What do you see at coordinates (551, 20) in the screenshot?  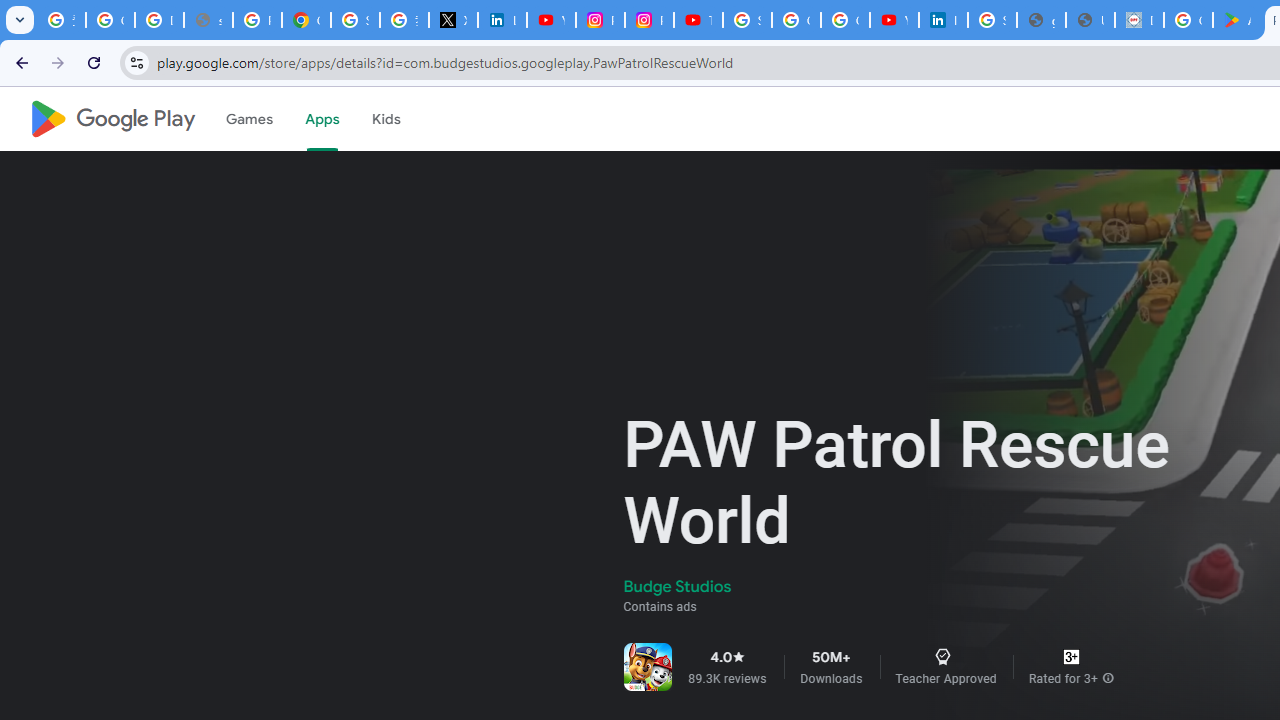 I see `'YouTube Content Monetization Policies - How YouTube Works'` at bounding box center [551, 20].